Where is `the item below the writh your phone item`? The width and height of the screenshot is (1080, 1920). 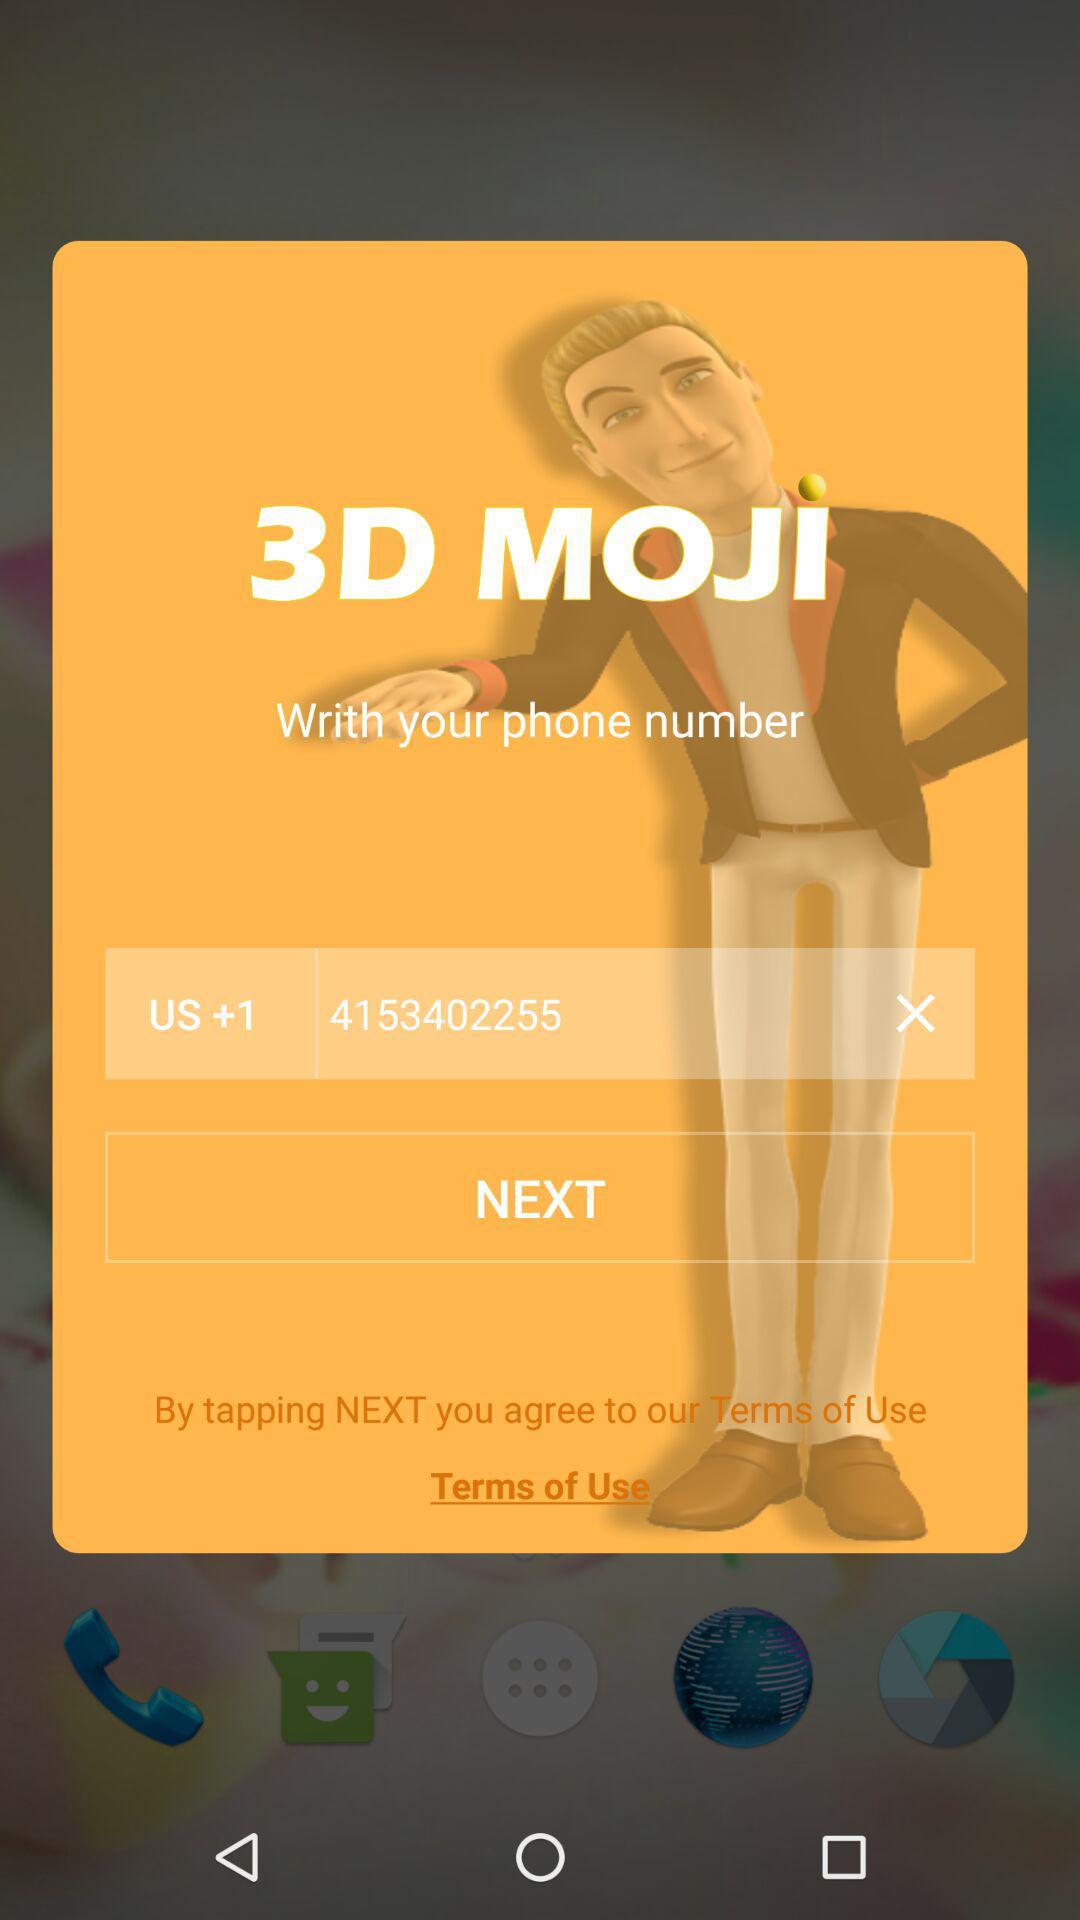 the item below the writh your phone item is located at coordinates (598, 1013).